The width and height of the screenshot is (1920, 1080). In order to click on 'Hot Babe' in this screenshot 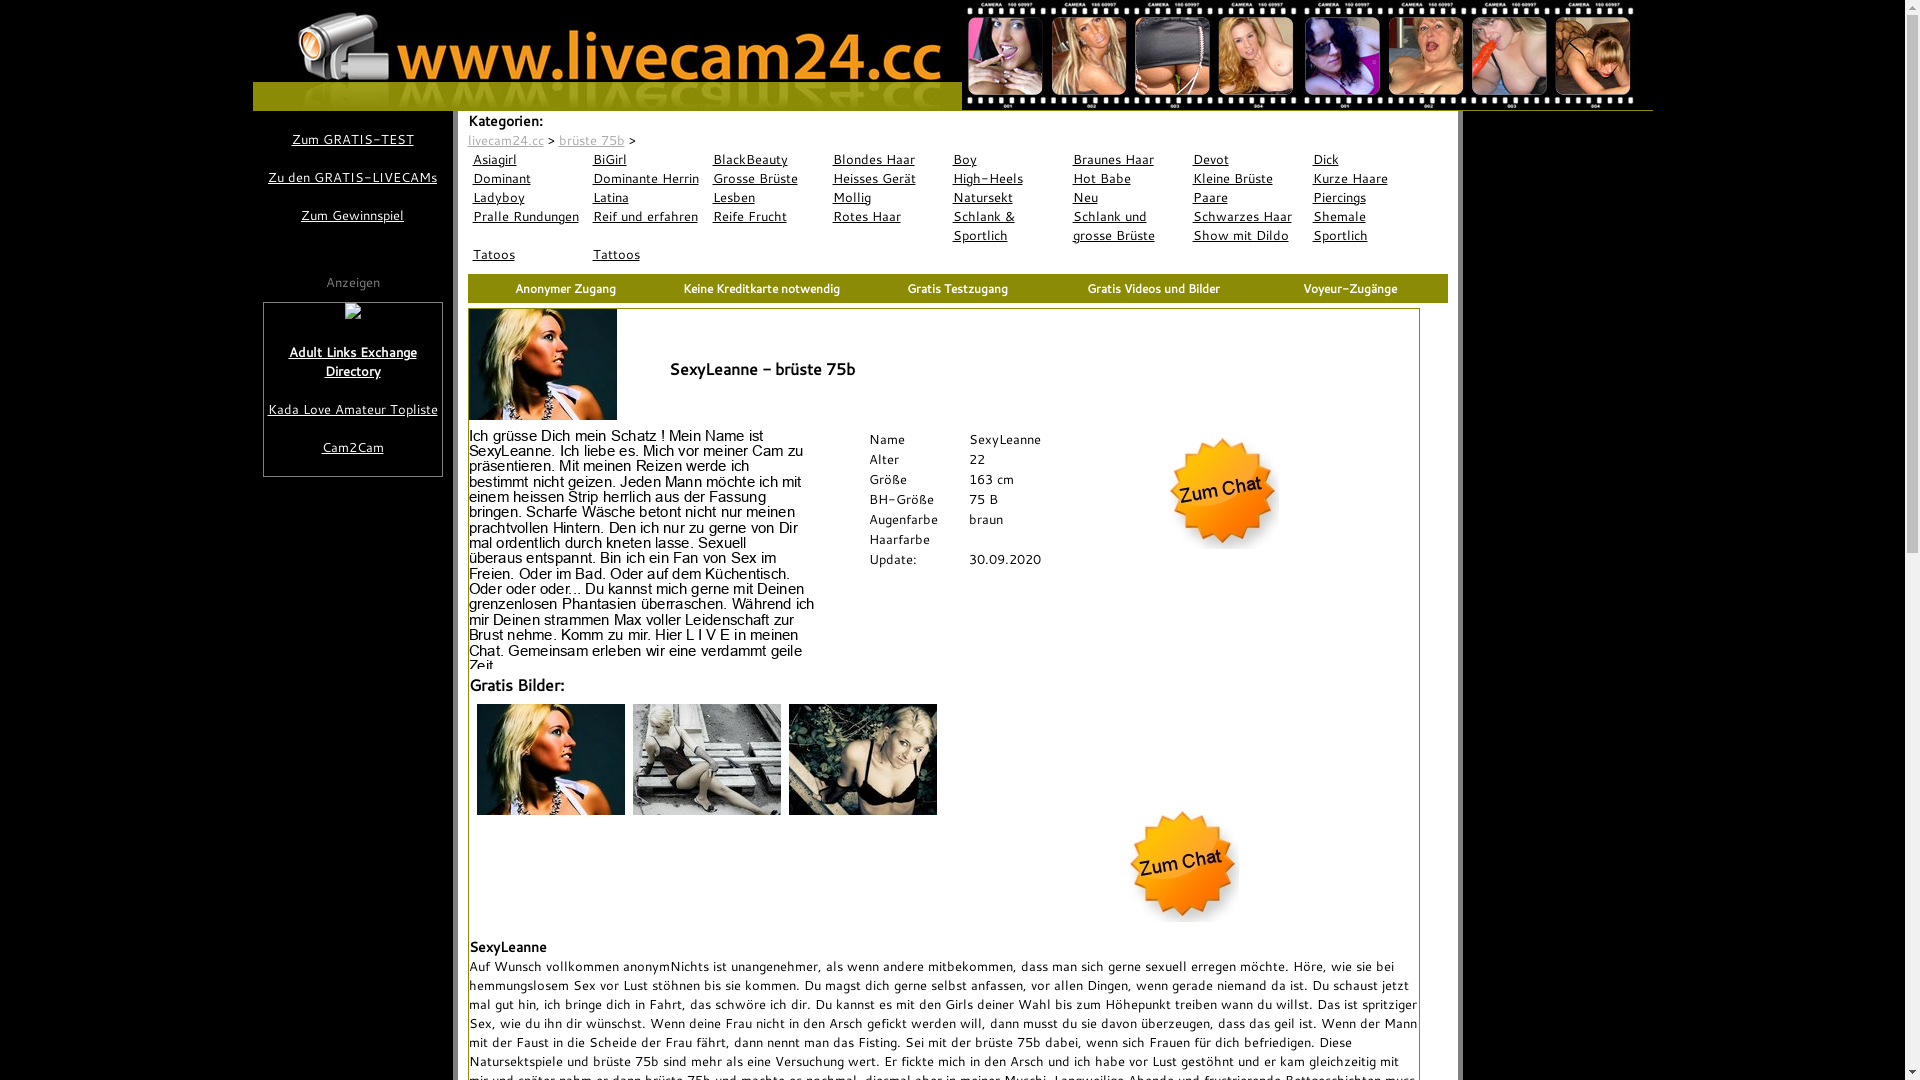, I will do `click(1128, 177)`.